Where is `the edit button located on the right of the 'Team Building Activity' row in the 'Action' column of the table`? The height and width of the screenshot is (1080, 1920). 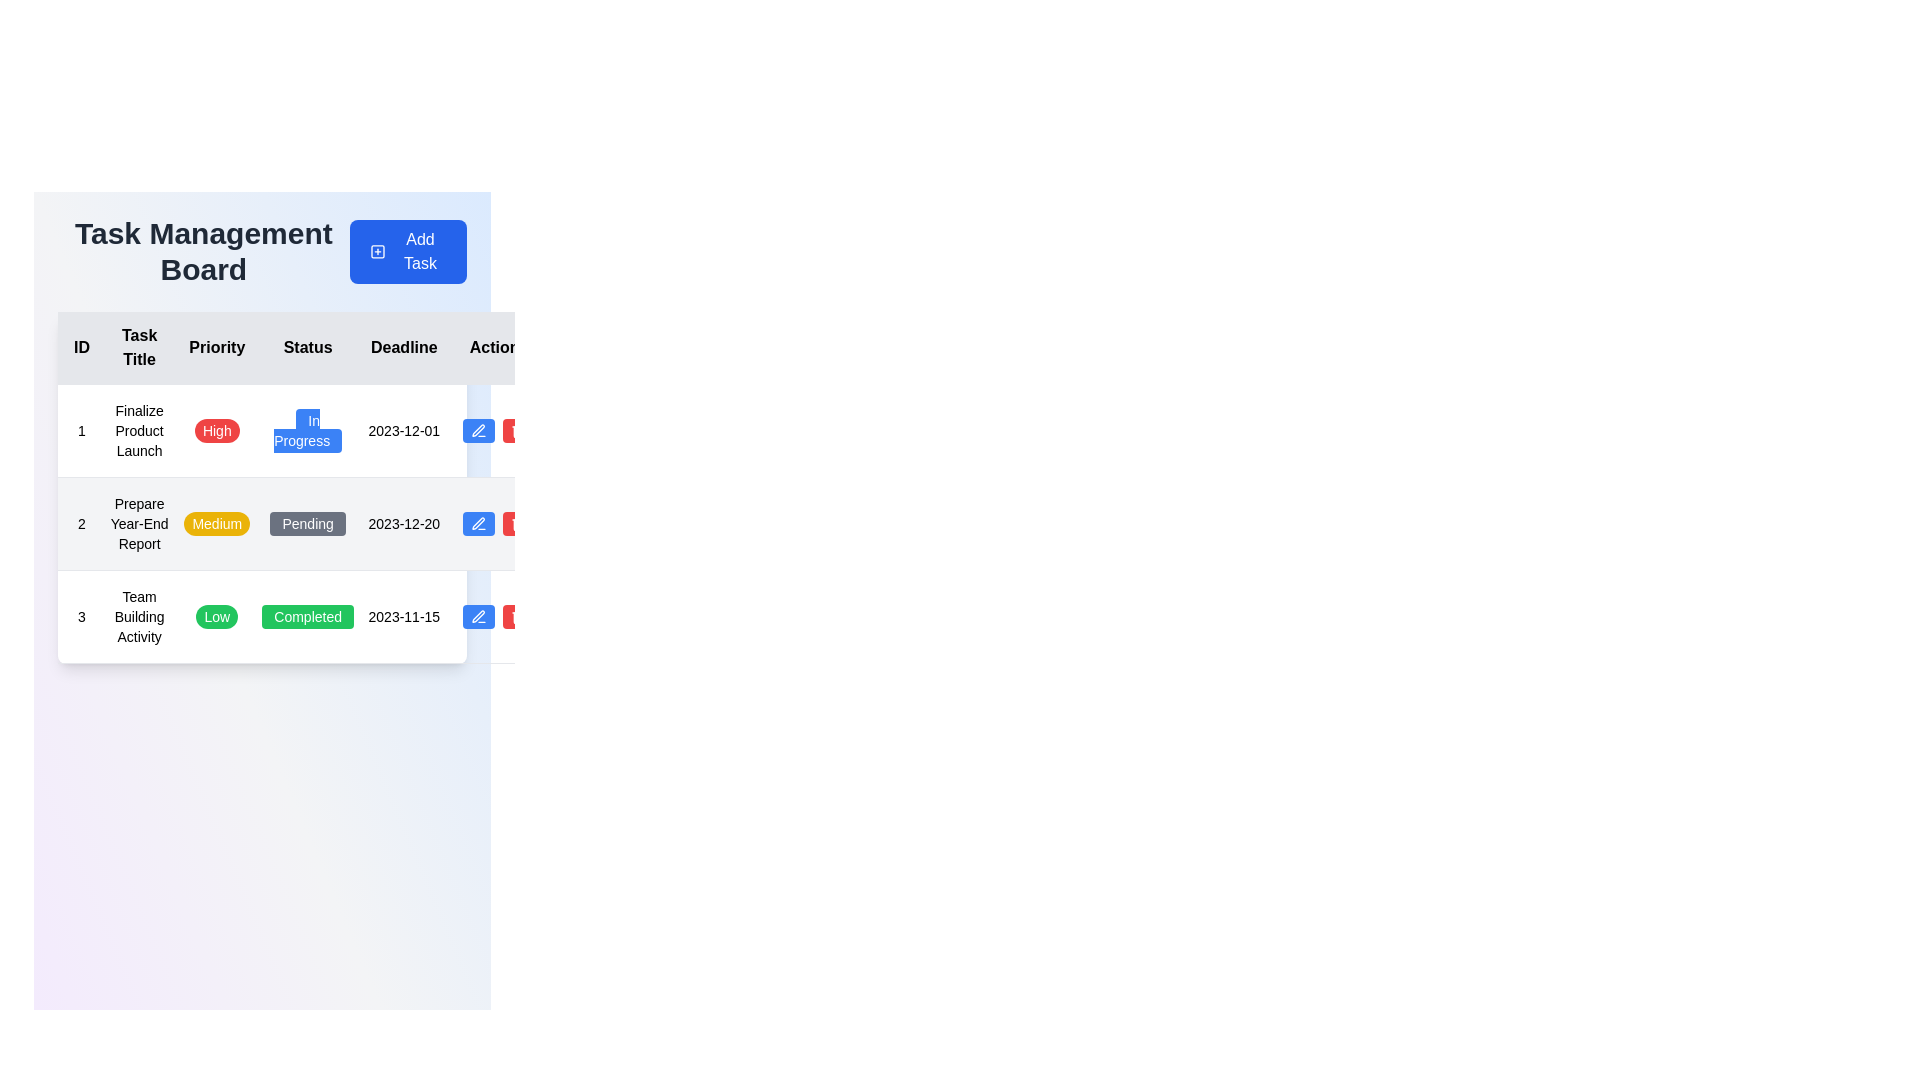 the edit button located on the right of the 'Team Building Activity' row in the 'Action' column of the table is located at coordinates (478, 616).